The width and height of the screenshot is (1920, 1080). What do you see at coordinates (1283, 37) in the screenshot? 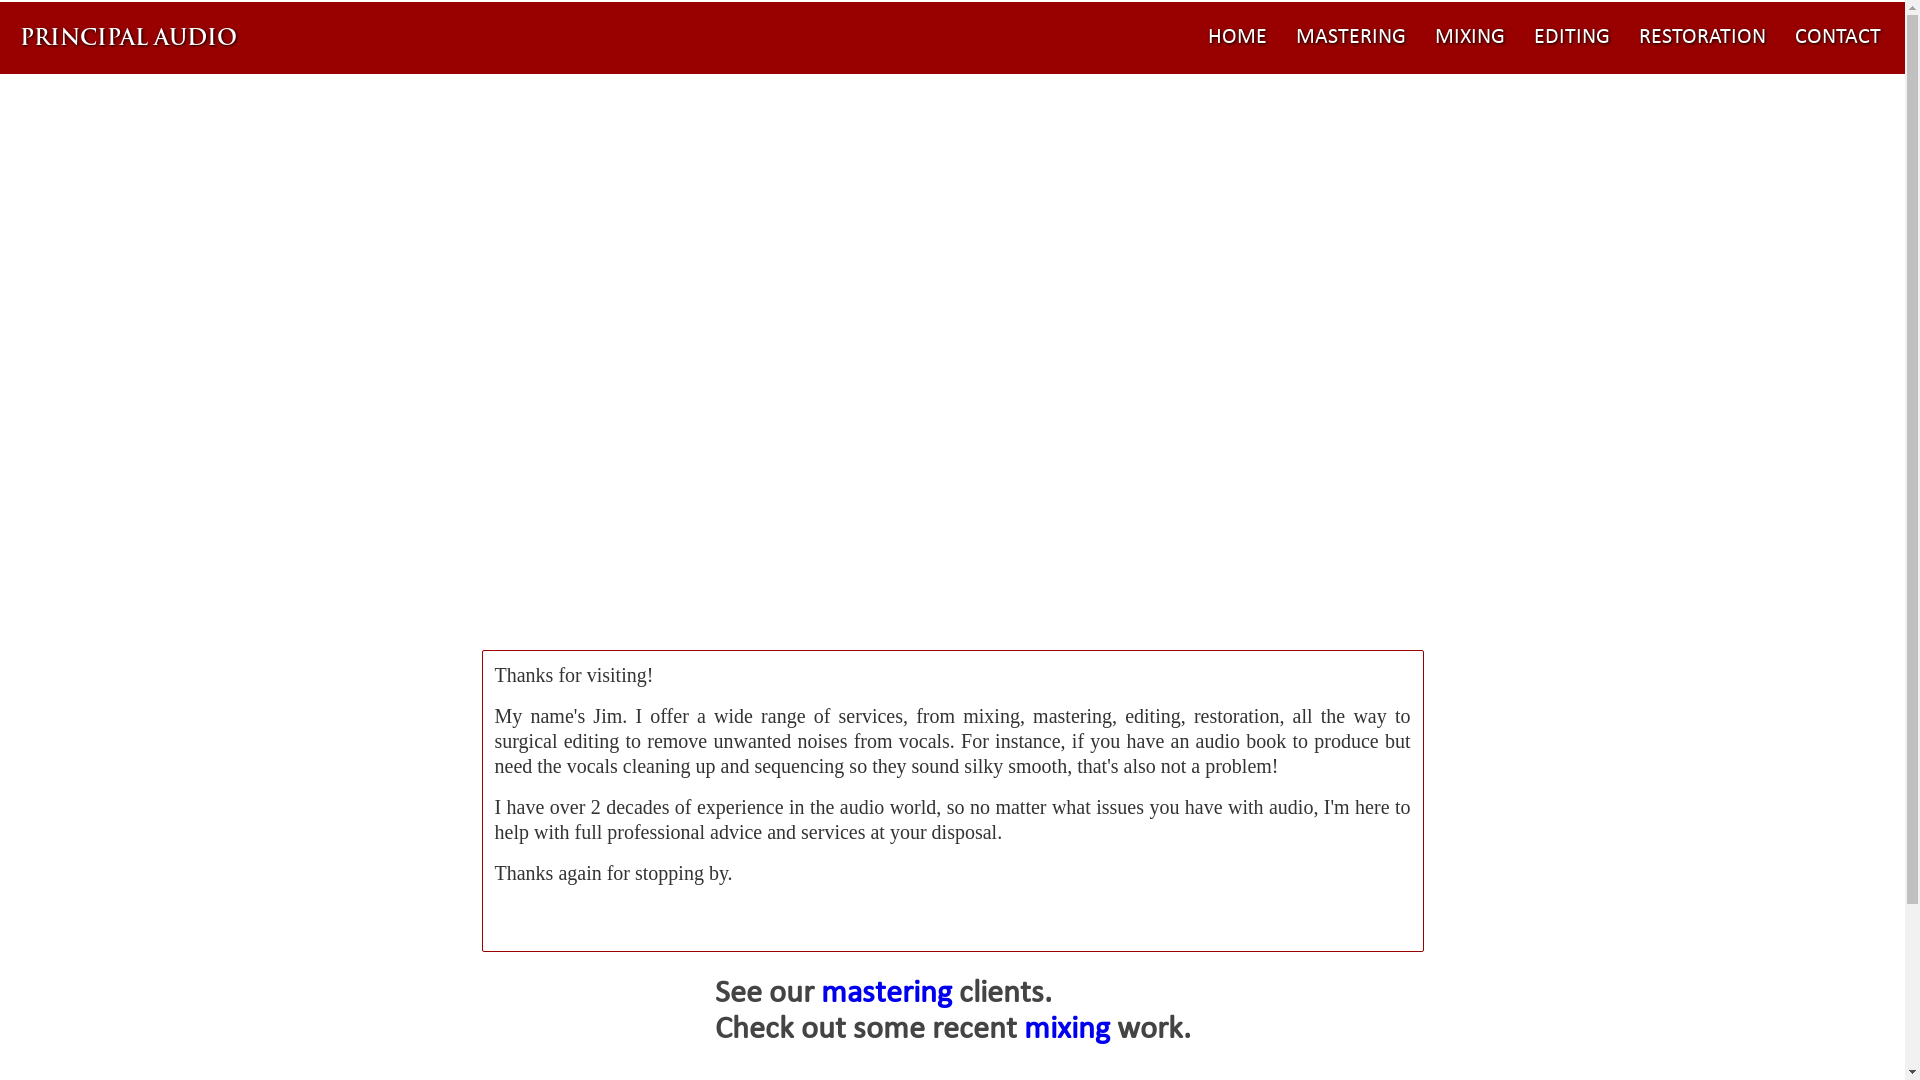
I see `'MASTERING'` at bounding box center [1283, 37].